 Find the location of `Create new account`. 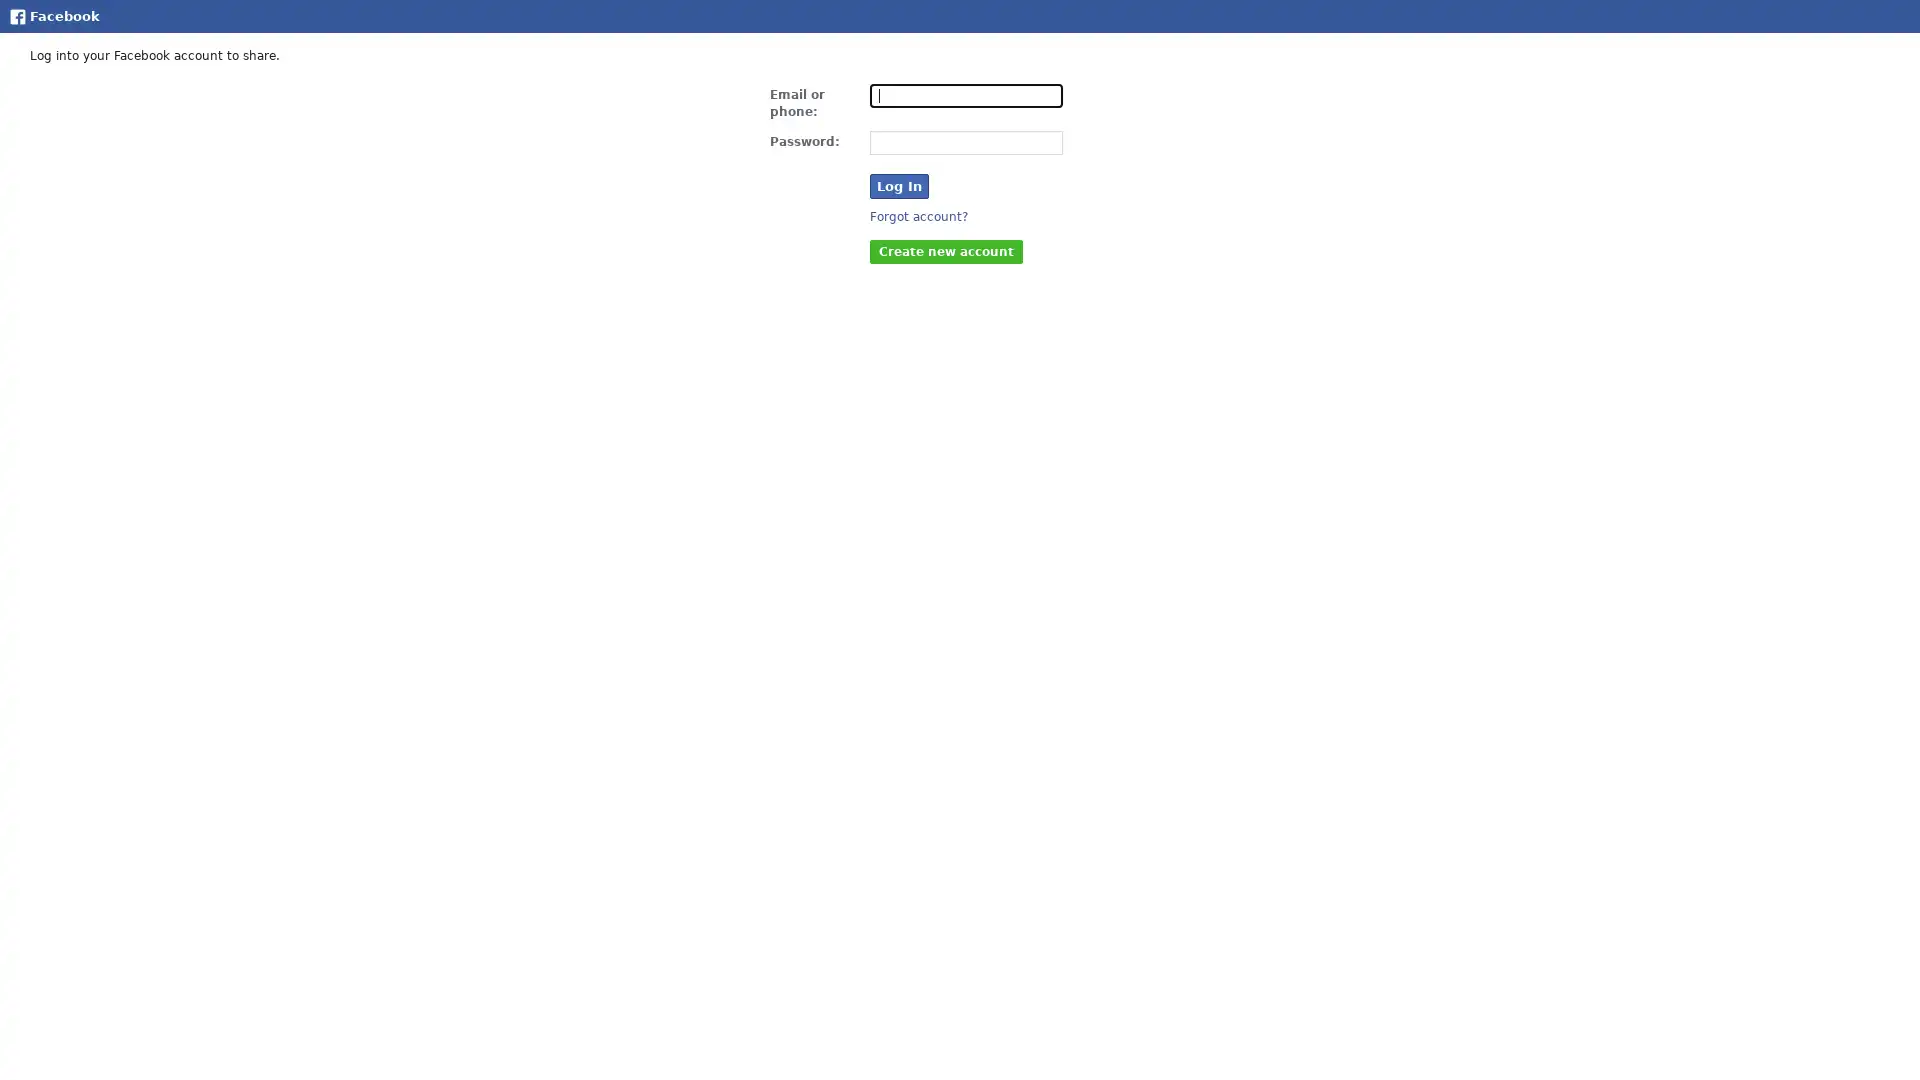

Create new account is located at coordinates (945, 249).